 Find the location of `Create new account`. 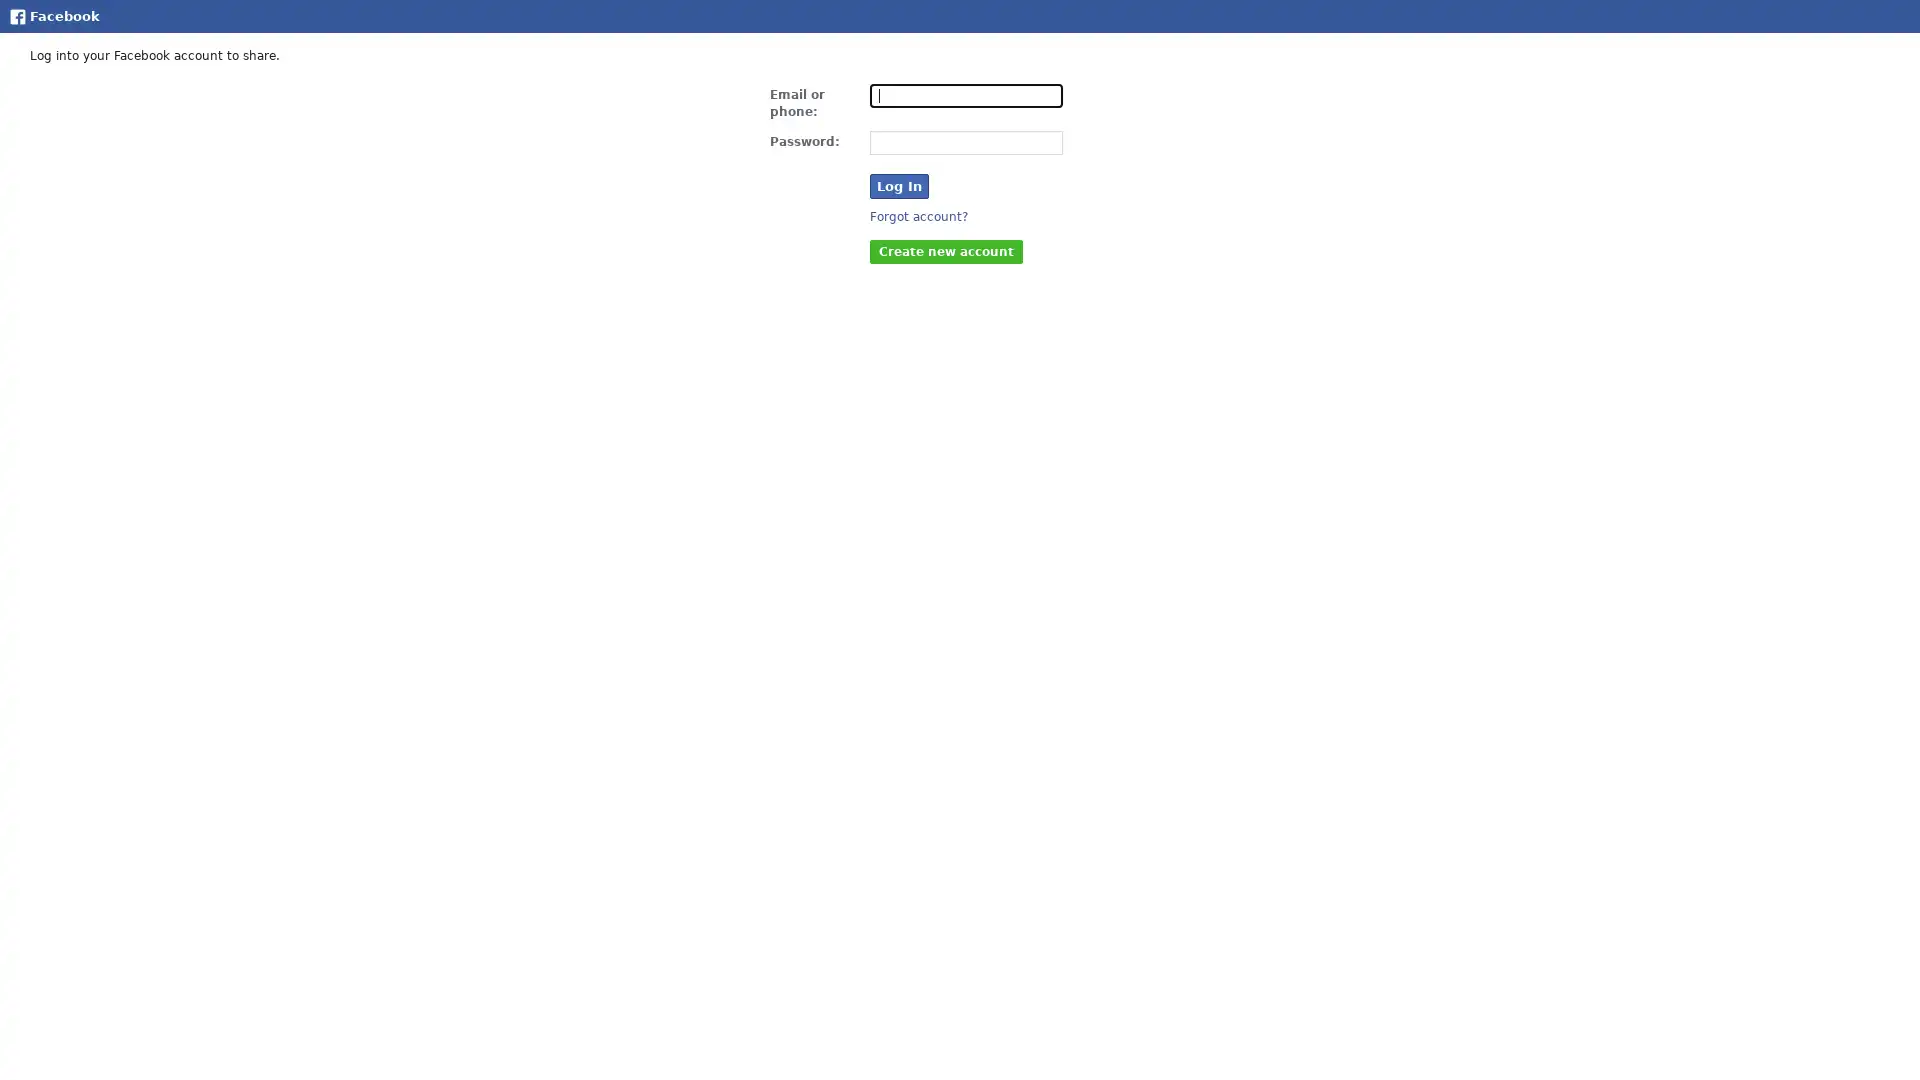

Create new account is located at coordinates (945, 249).